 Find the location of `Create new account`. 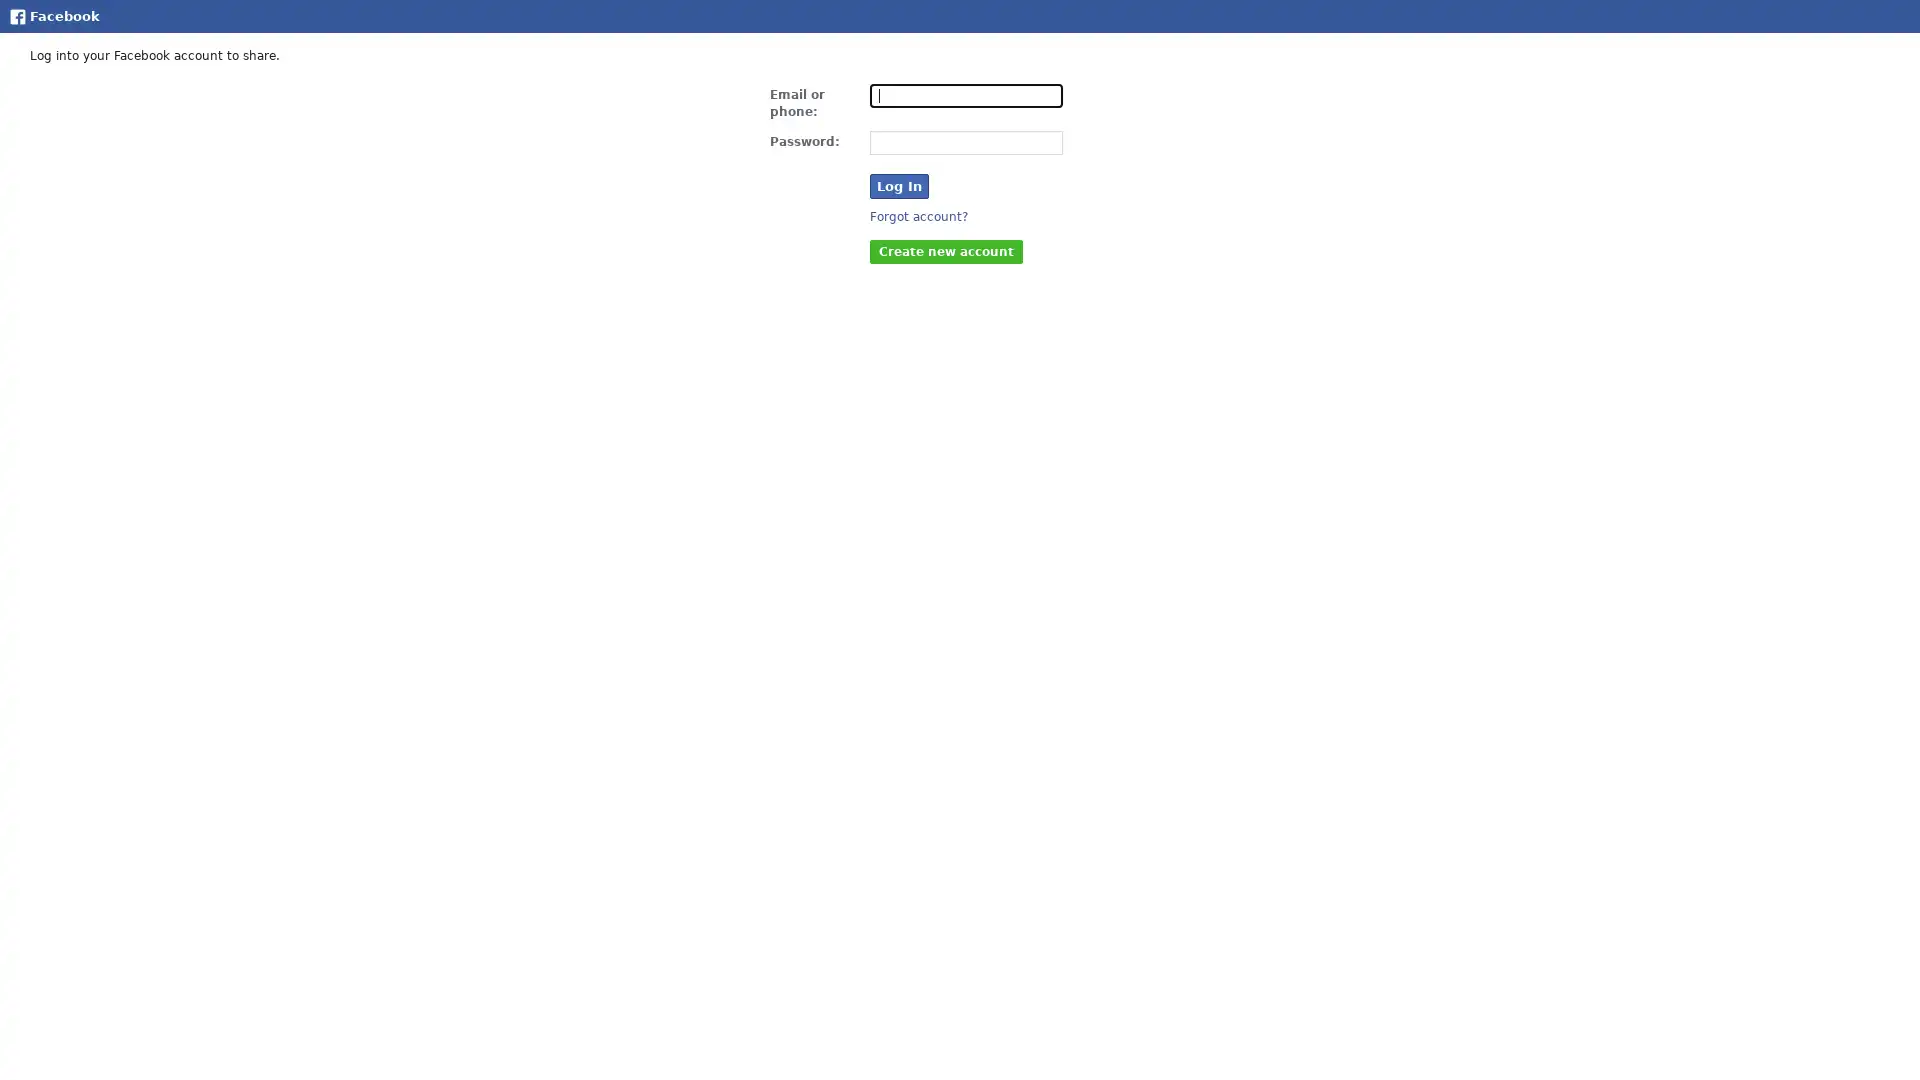

Create new account is located at coordinates (945, 249).